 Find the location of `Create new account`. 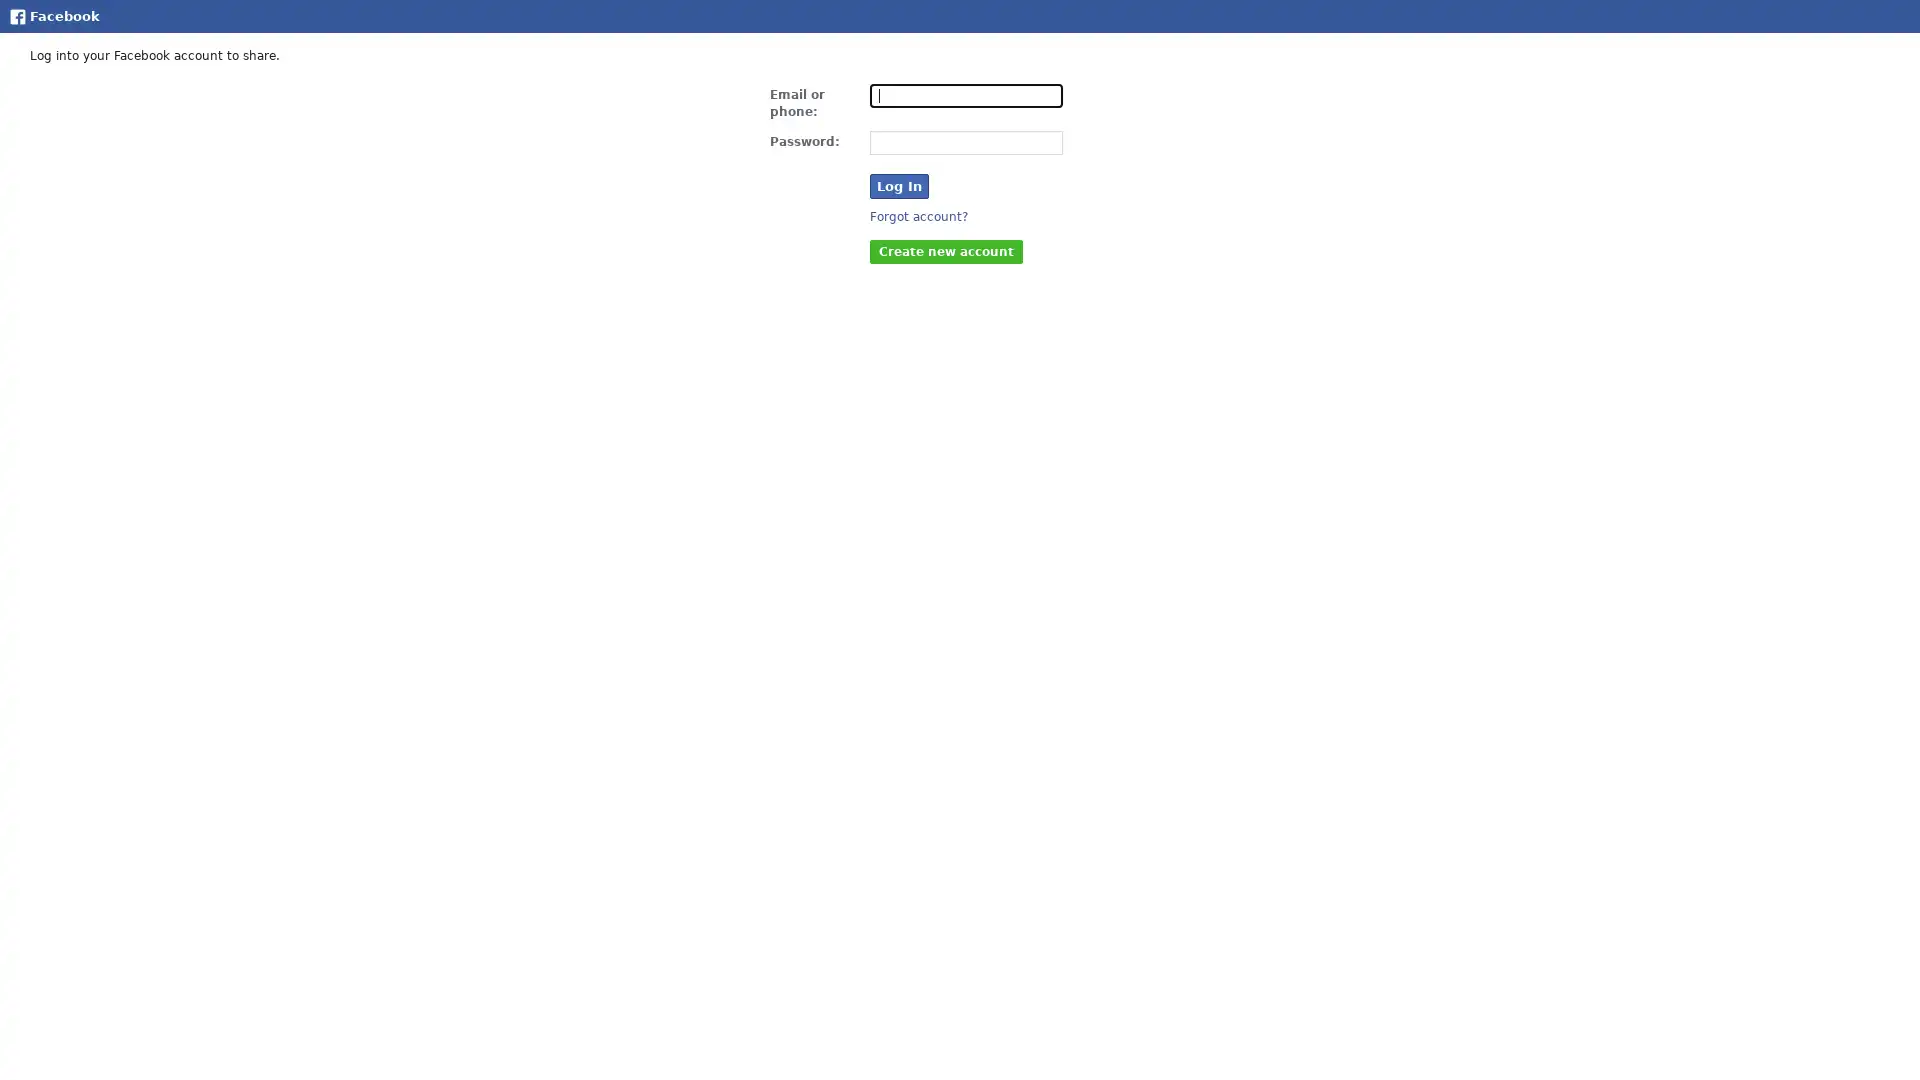

Create new account is located at coordinates (945, 249).